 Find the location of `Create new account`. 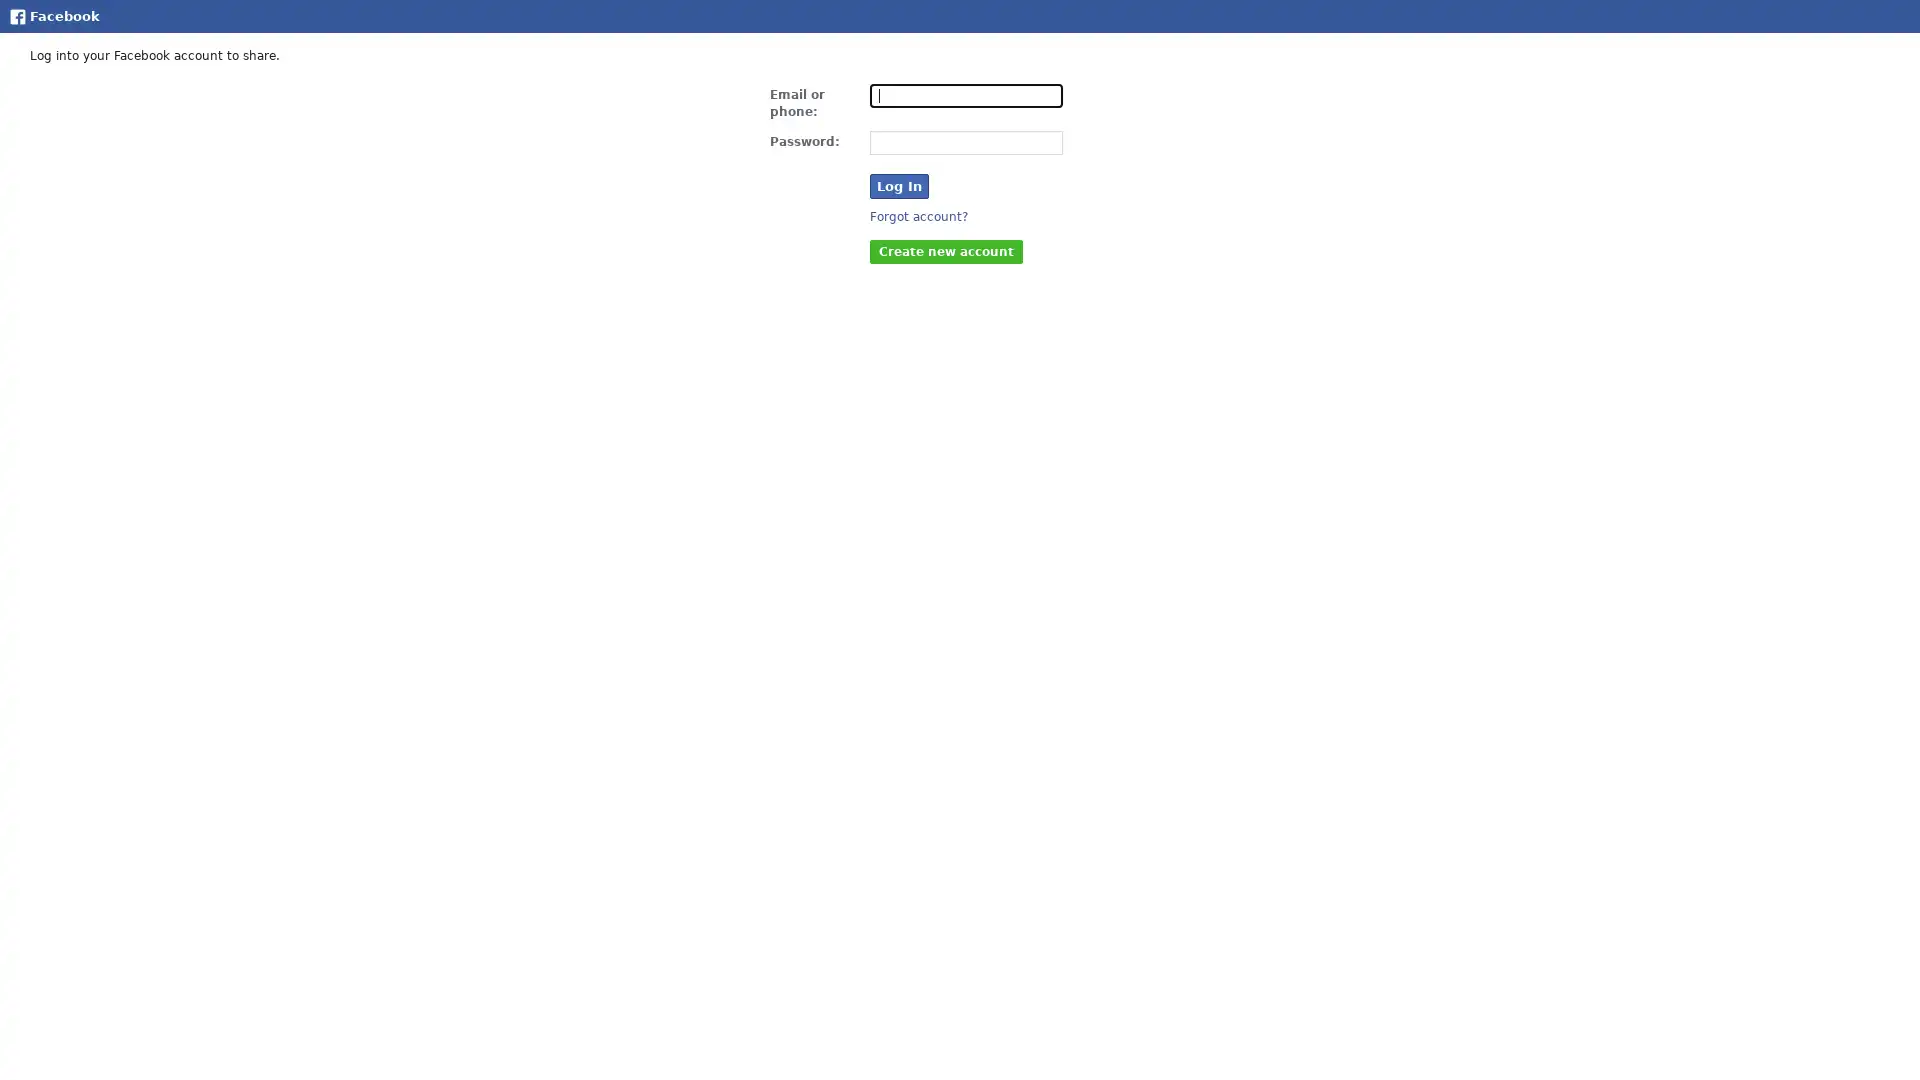

Create new account is located at coordinates (945, 249).